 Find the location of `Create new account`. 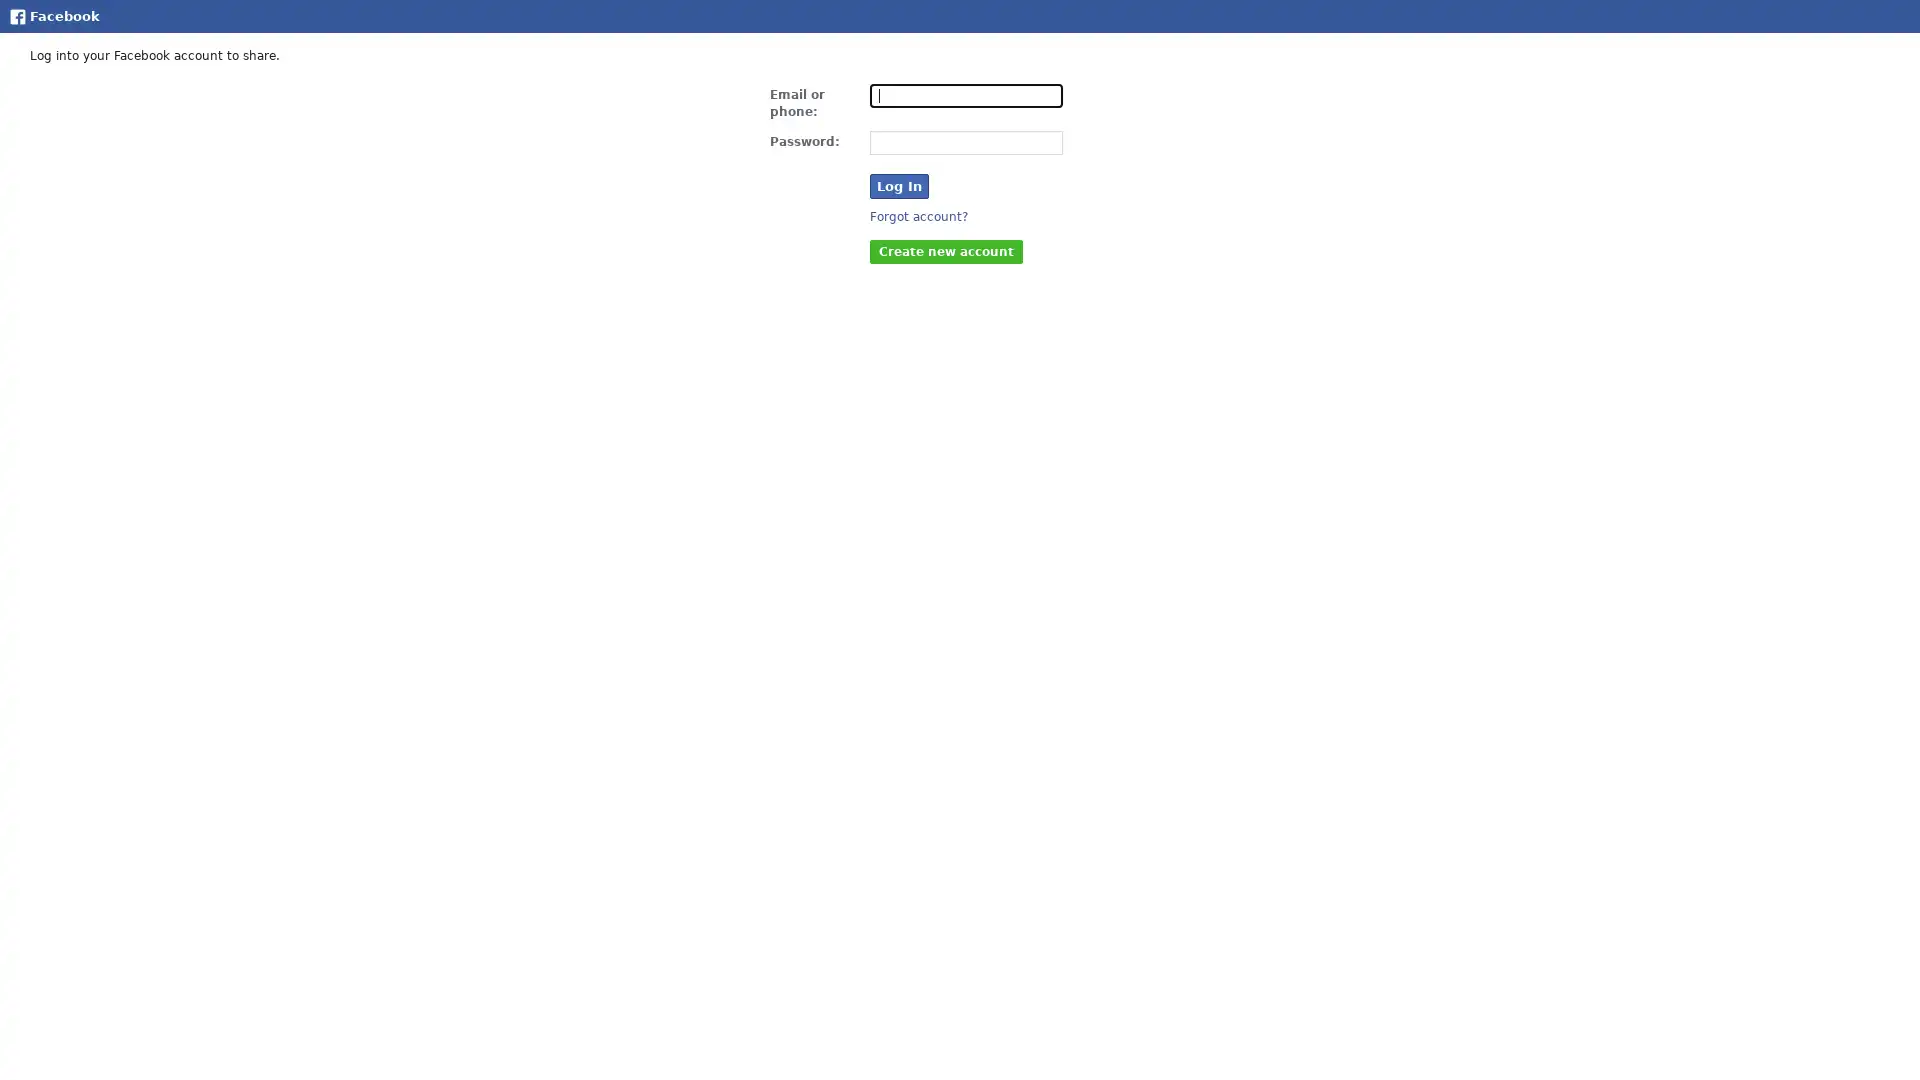

Create new account is located at coordinates (945, 249).